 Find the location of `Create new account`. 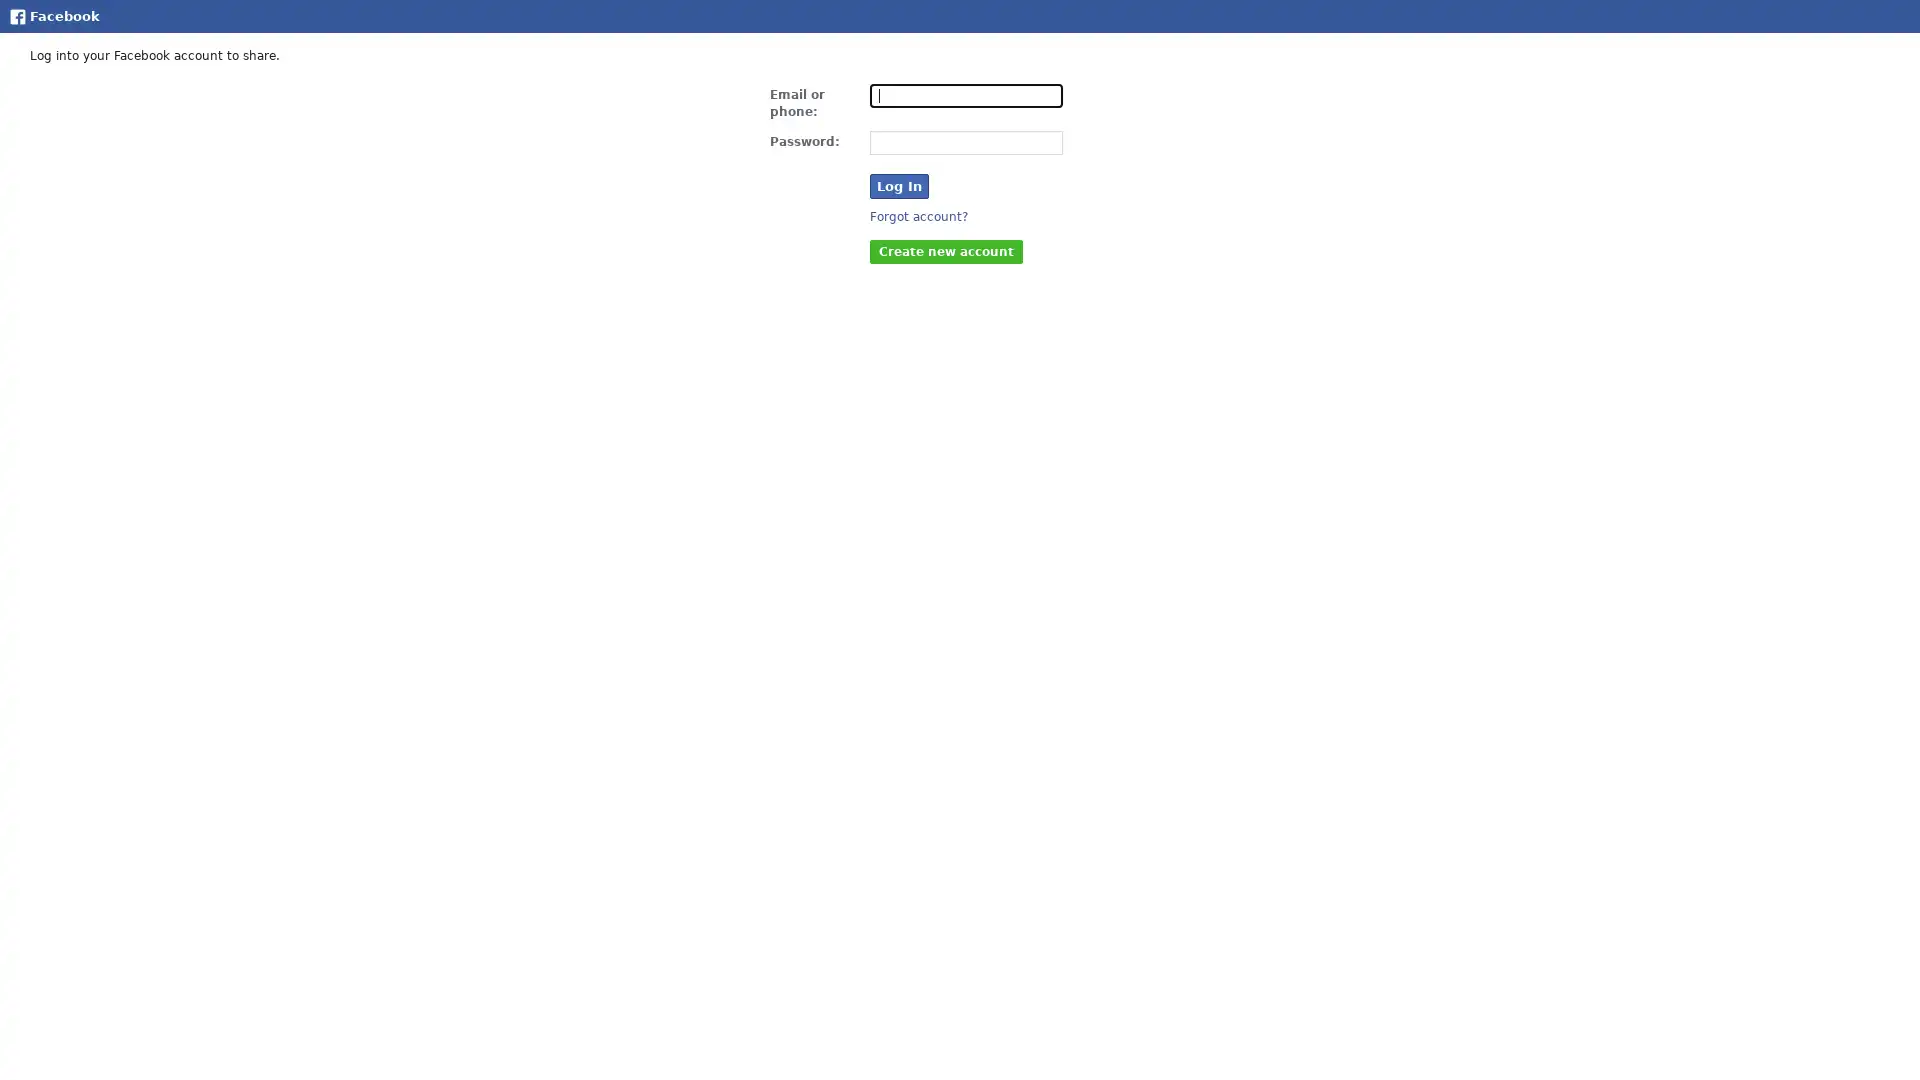

Create new account is located at coordinates (945, 249).